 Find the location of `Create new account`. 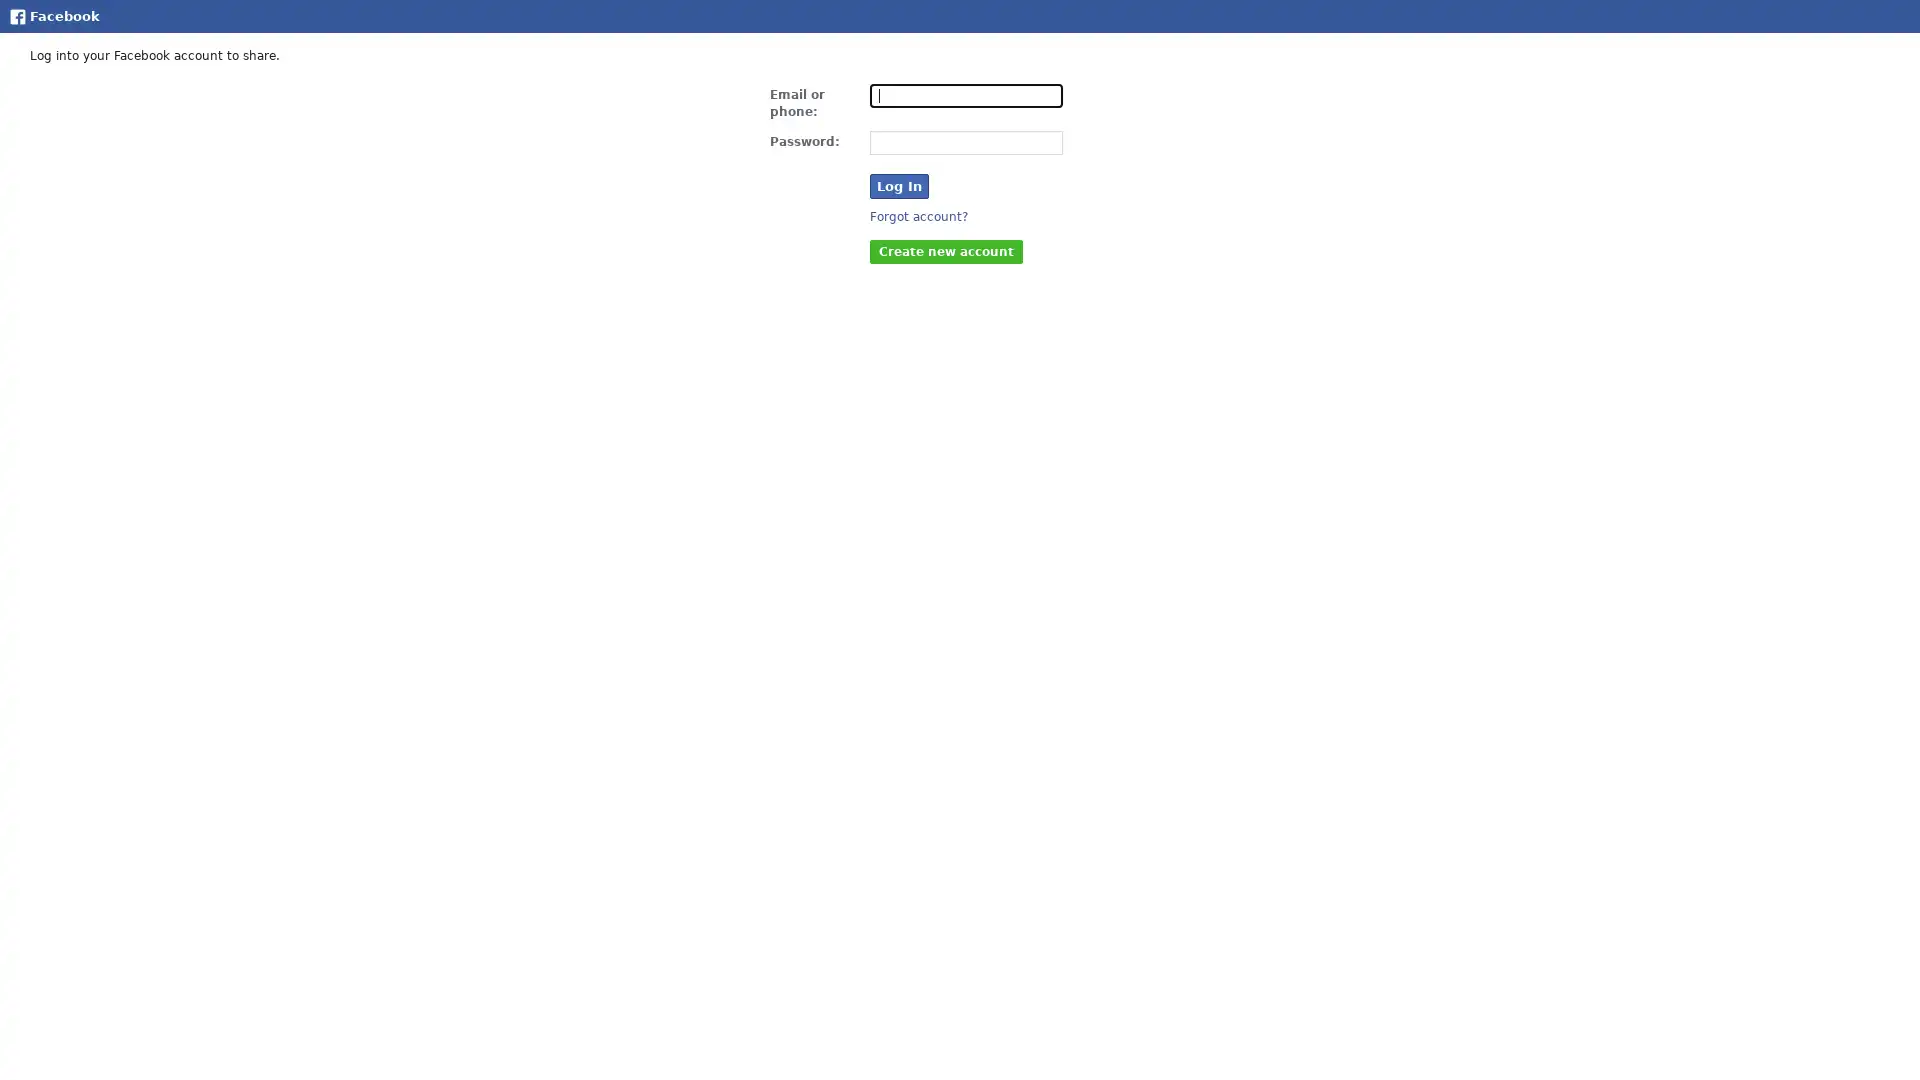

Create new account is located at coordinates (945, 249).